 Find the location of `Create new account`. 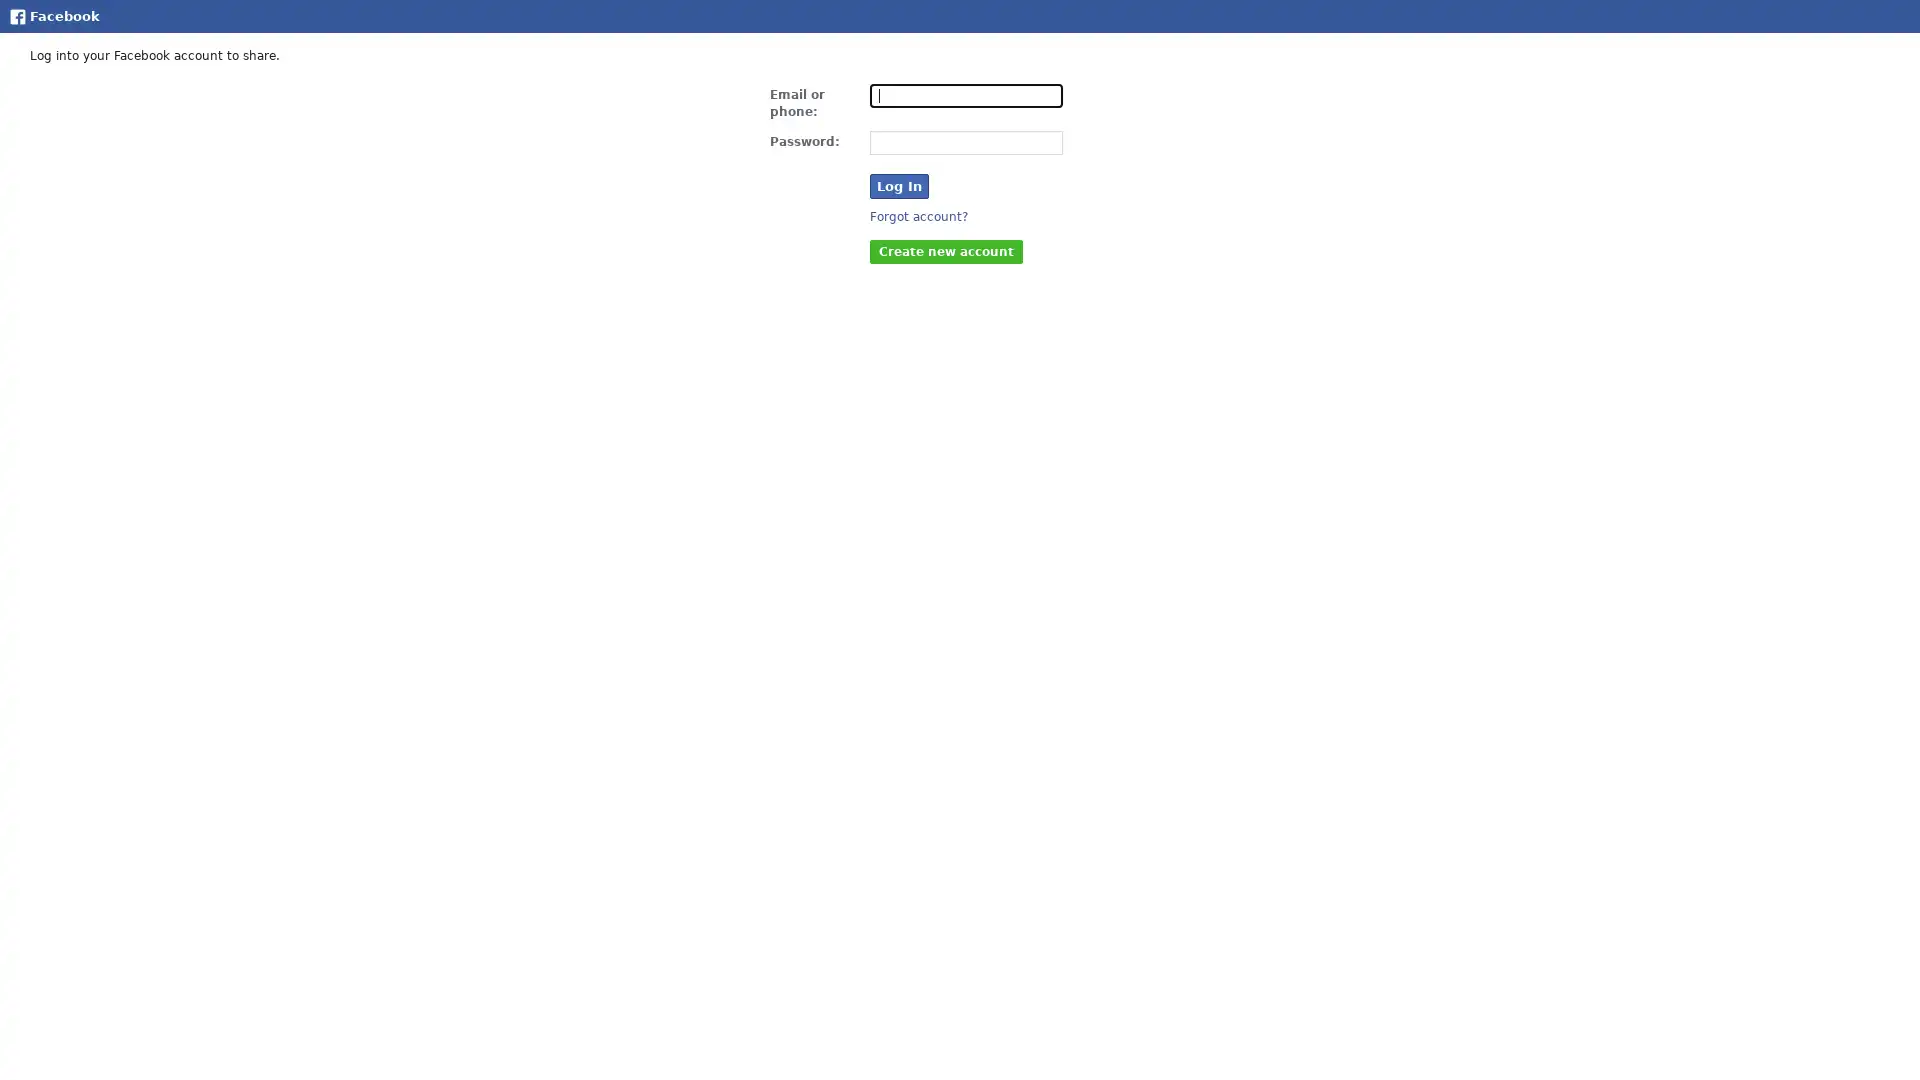

Create new account is located at coordinates (945, 249).